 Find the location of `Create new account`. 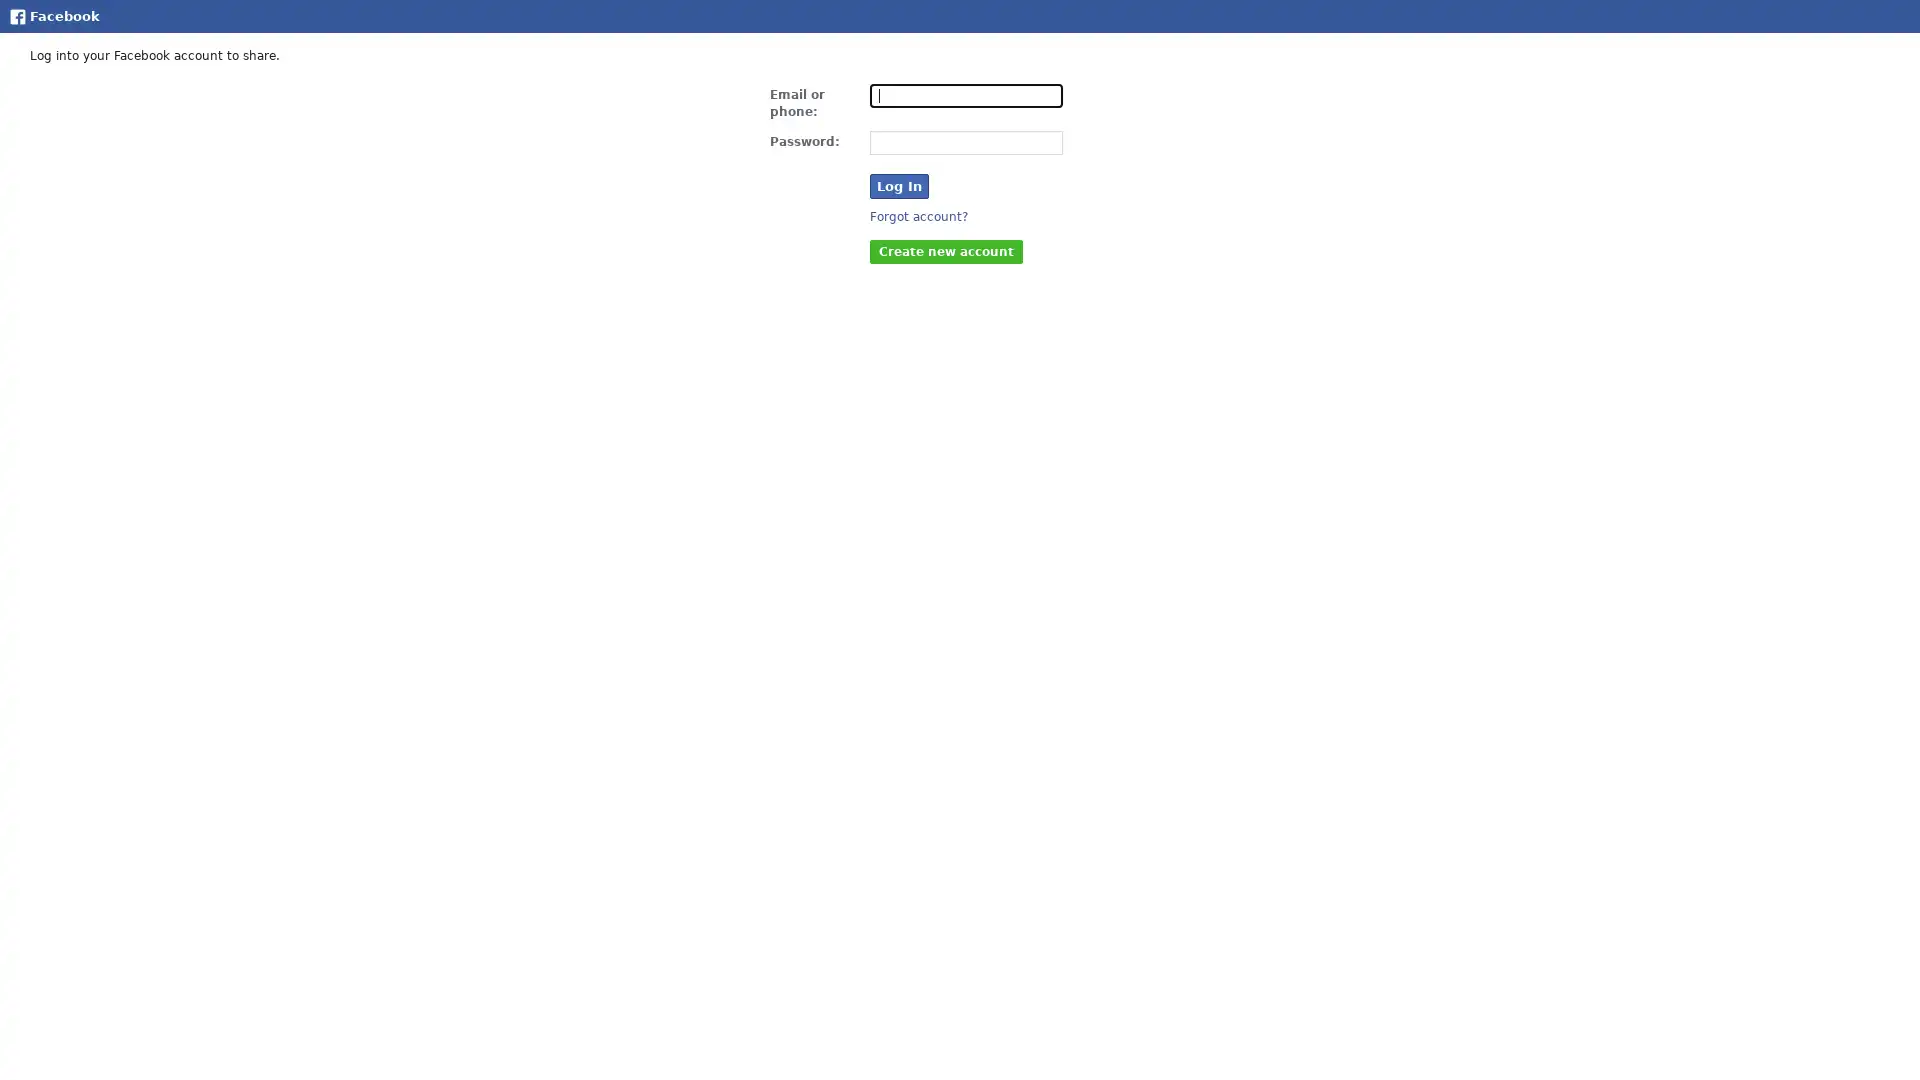

Create new account is located at coordinates (945, 249).